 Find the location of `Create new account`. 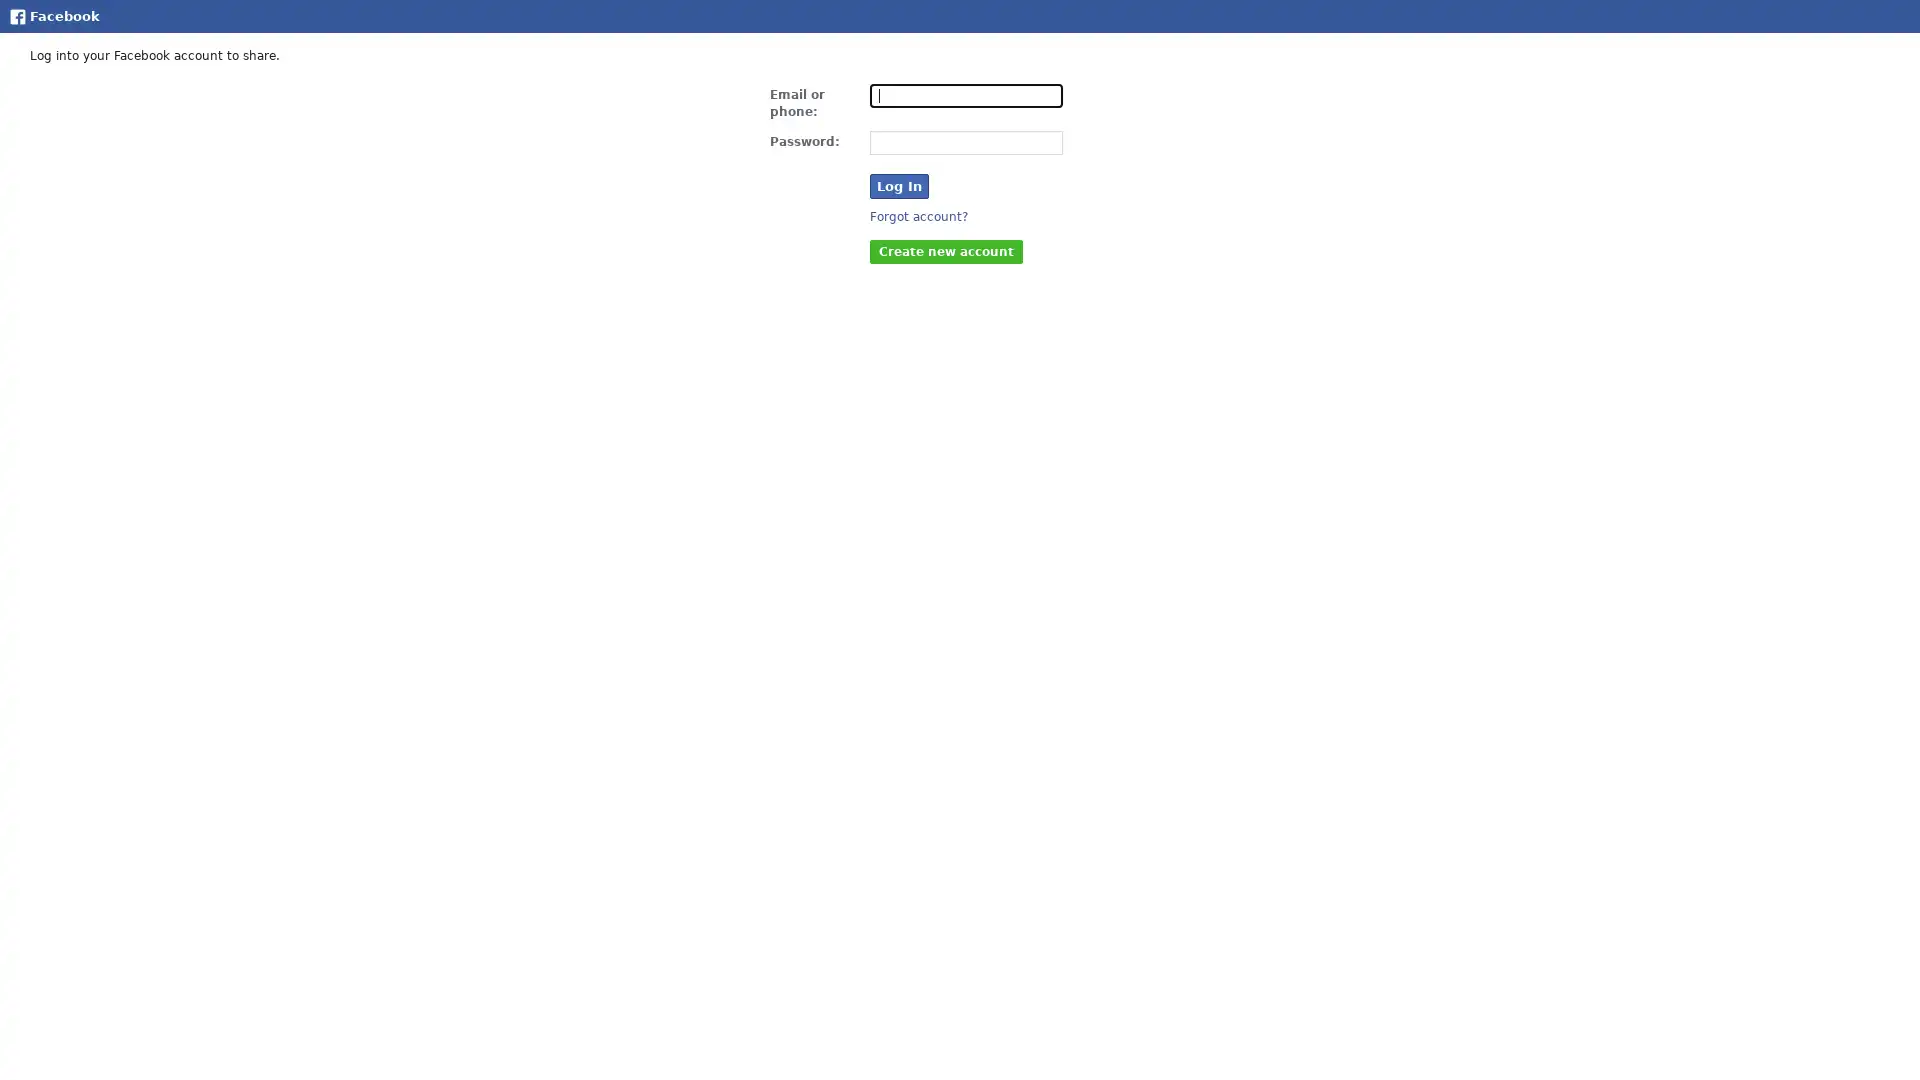

Create new account is located at coordinates (945, 249).